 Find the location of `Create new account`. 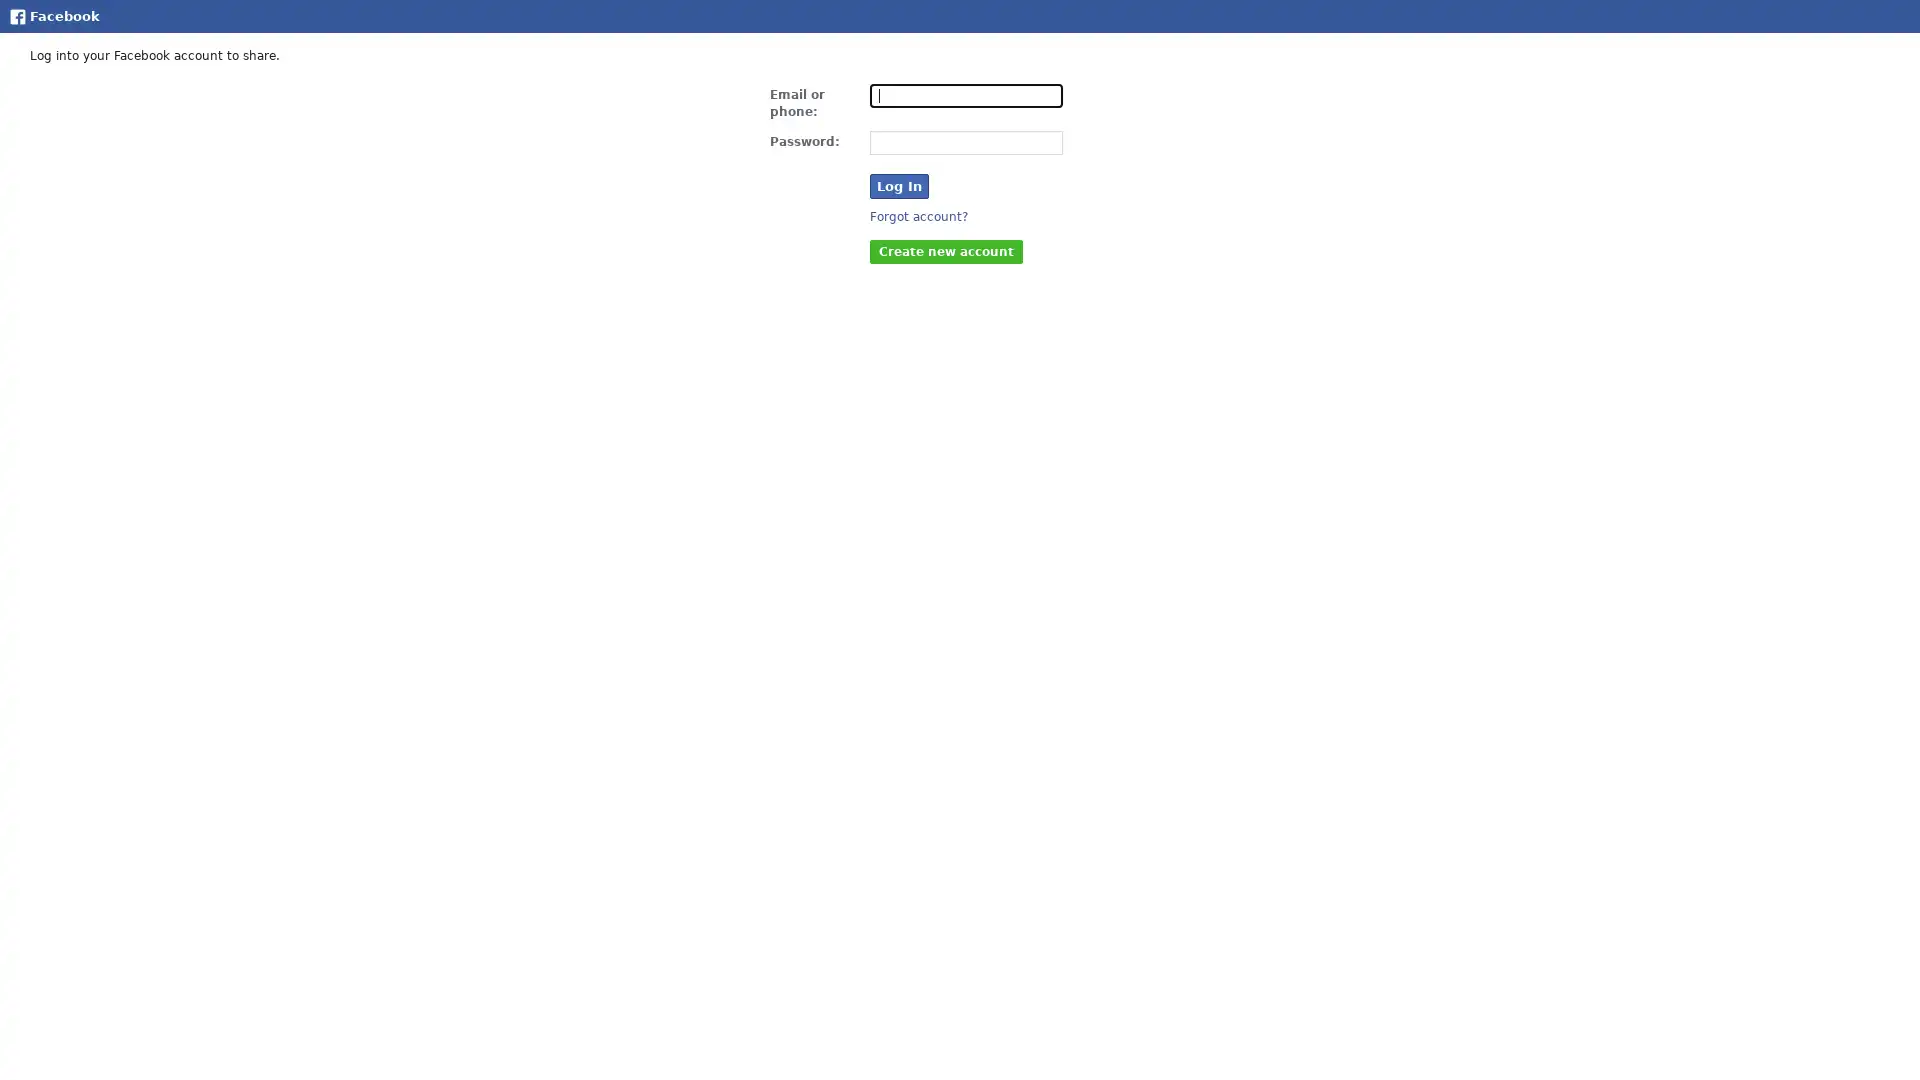

Create new account is located at coordinates (945, 249).